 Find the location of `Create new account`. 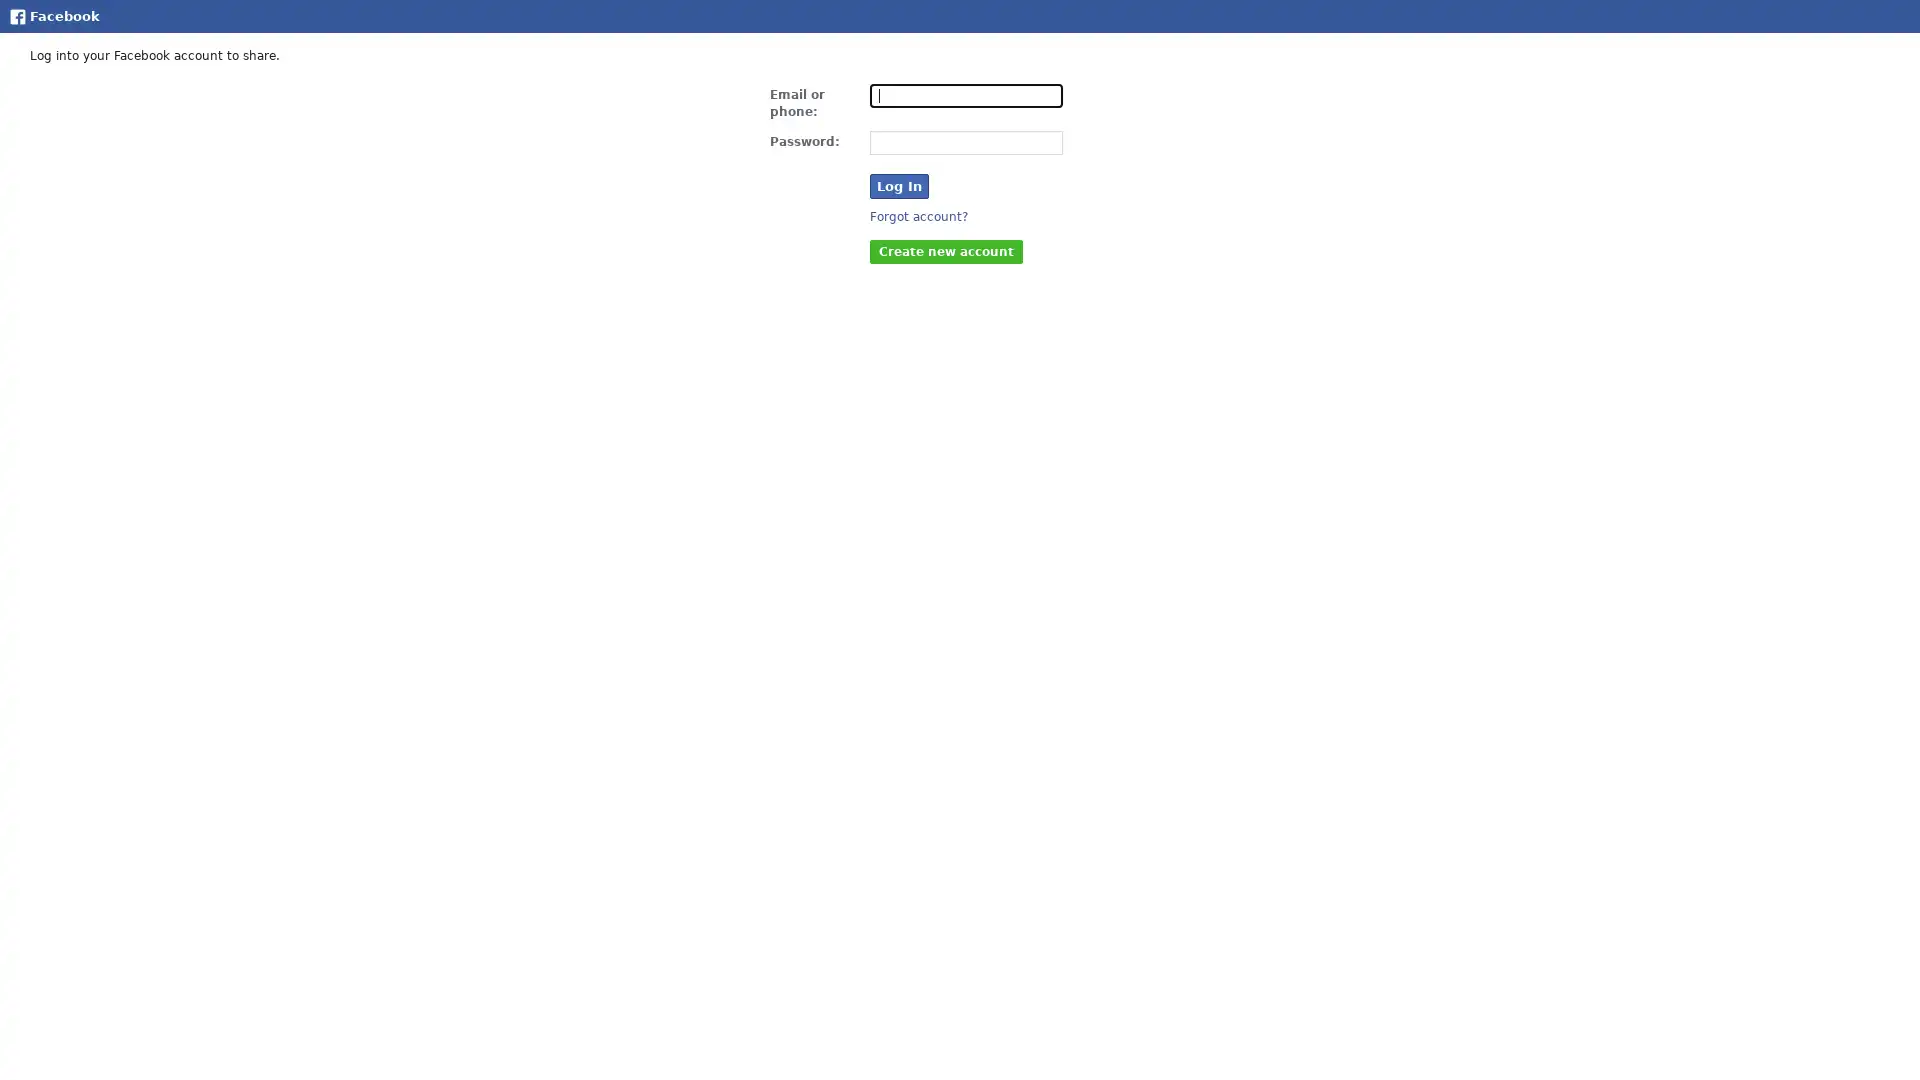

Create new account is located at coordinates (945, 249).